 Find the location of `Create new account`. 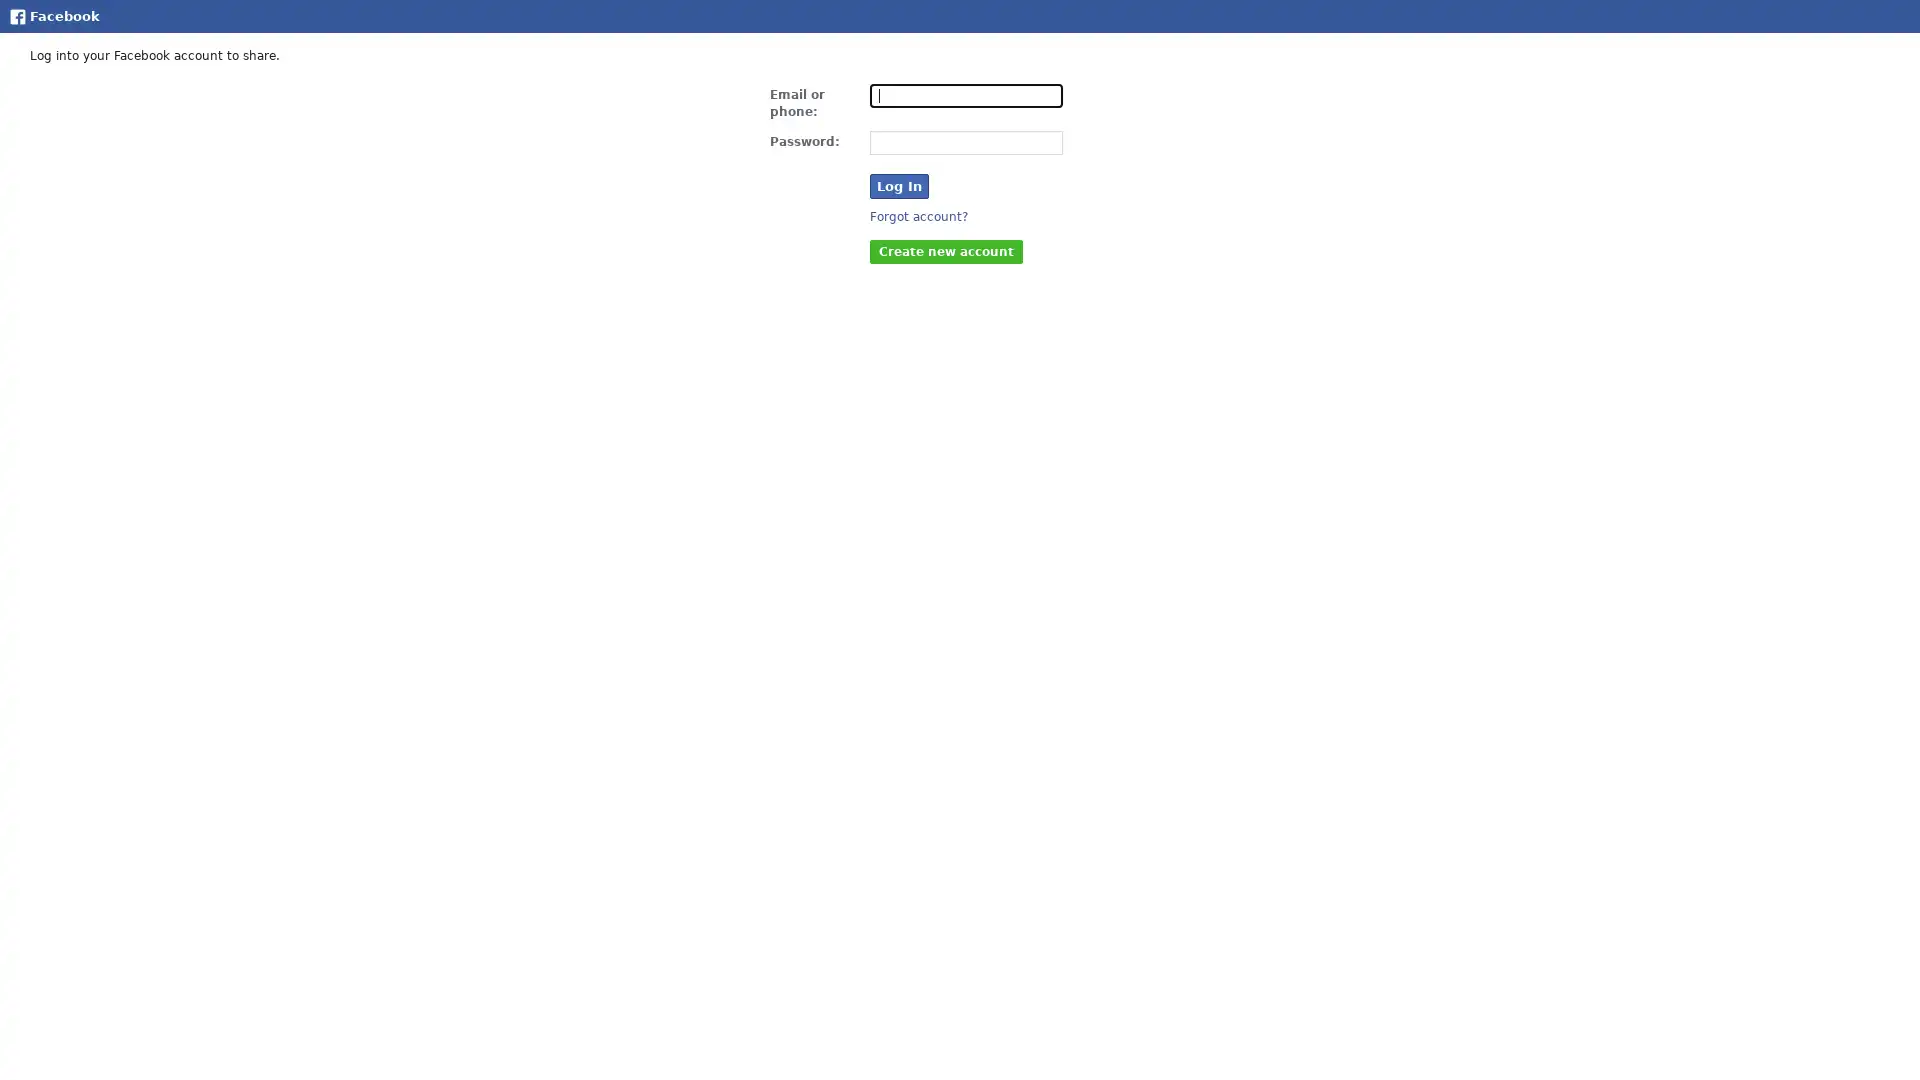

Create new account is located at coordinates (945, 249).